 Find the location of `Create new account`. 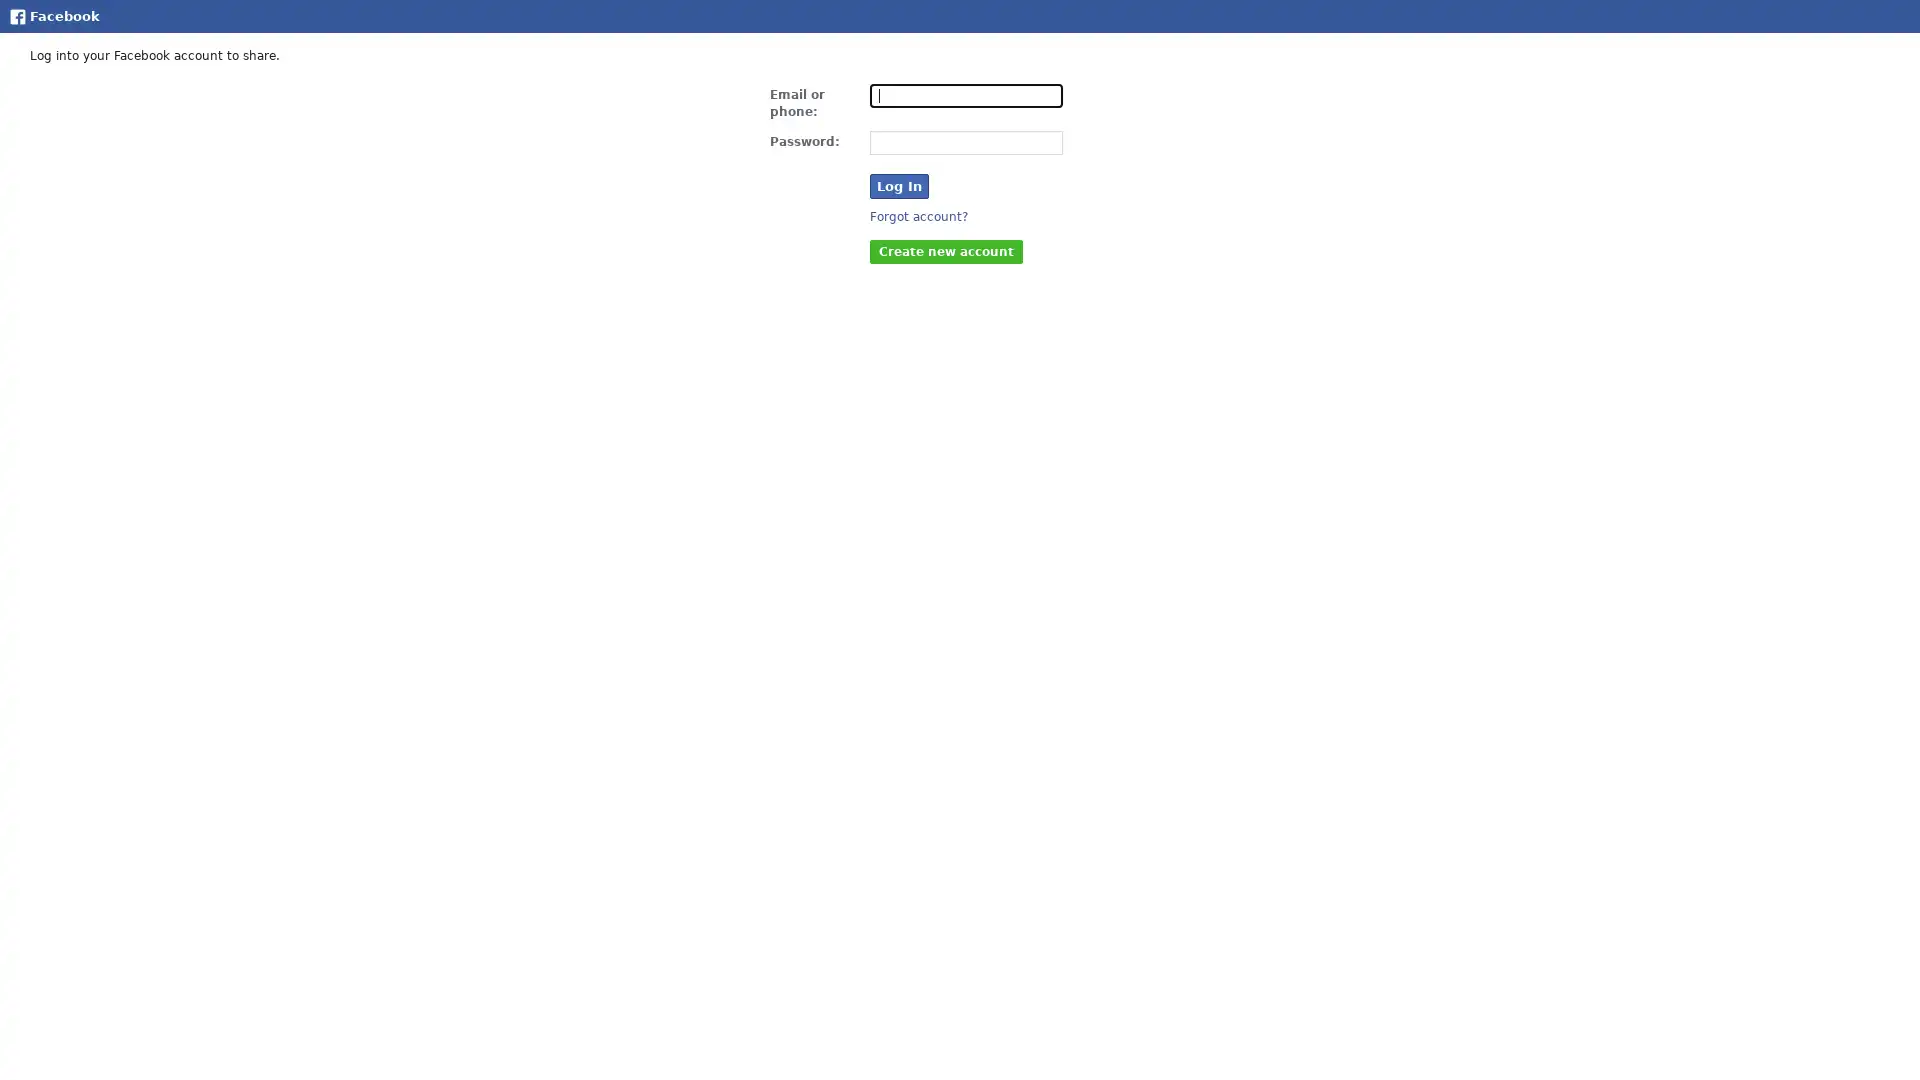

Create new account is located at coordinates (945, 249).